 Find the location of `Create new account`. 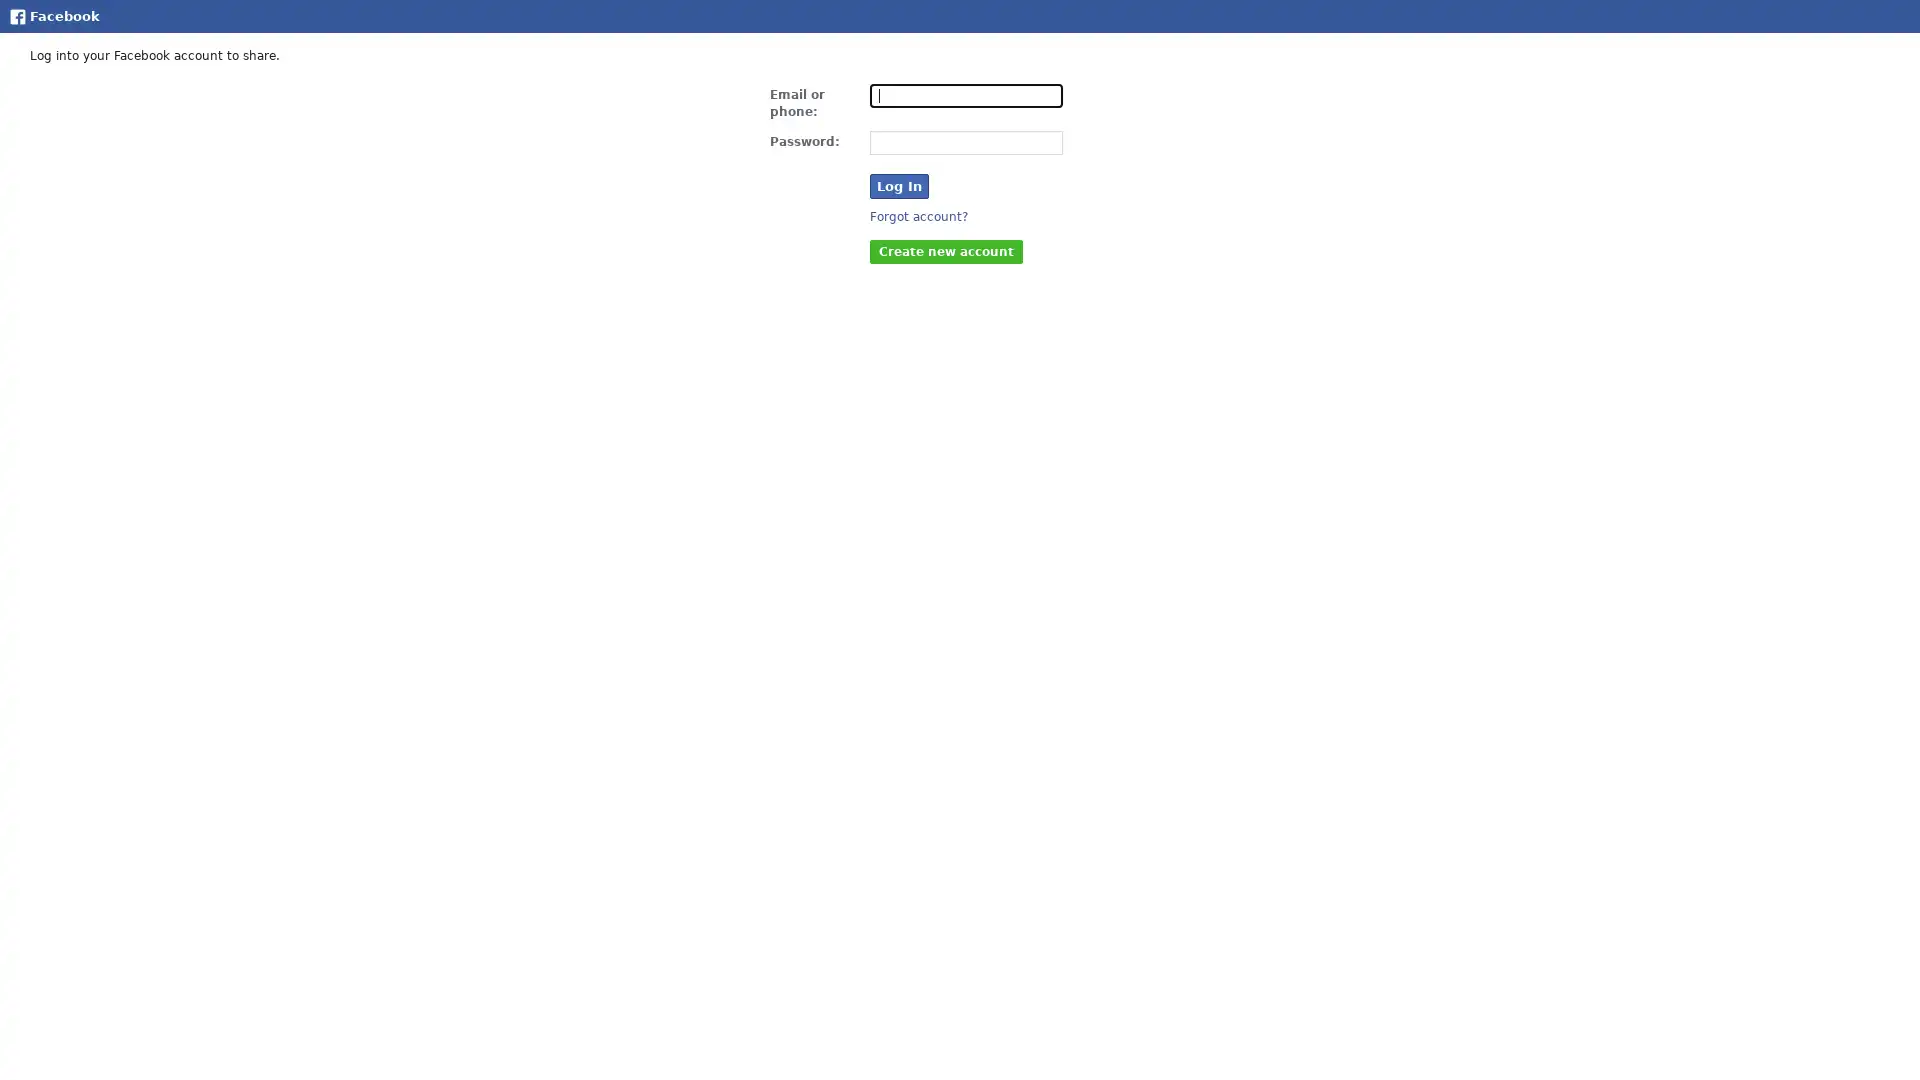

Create new account is located at coordinates (945, 249).